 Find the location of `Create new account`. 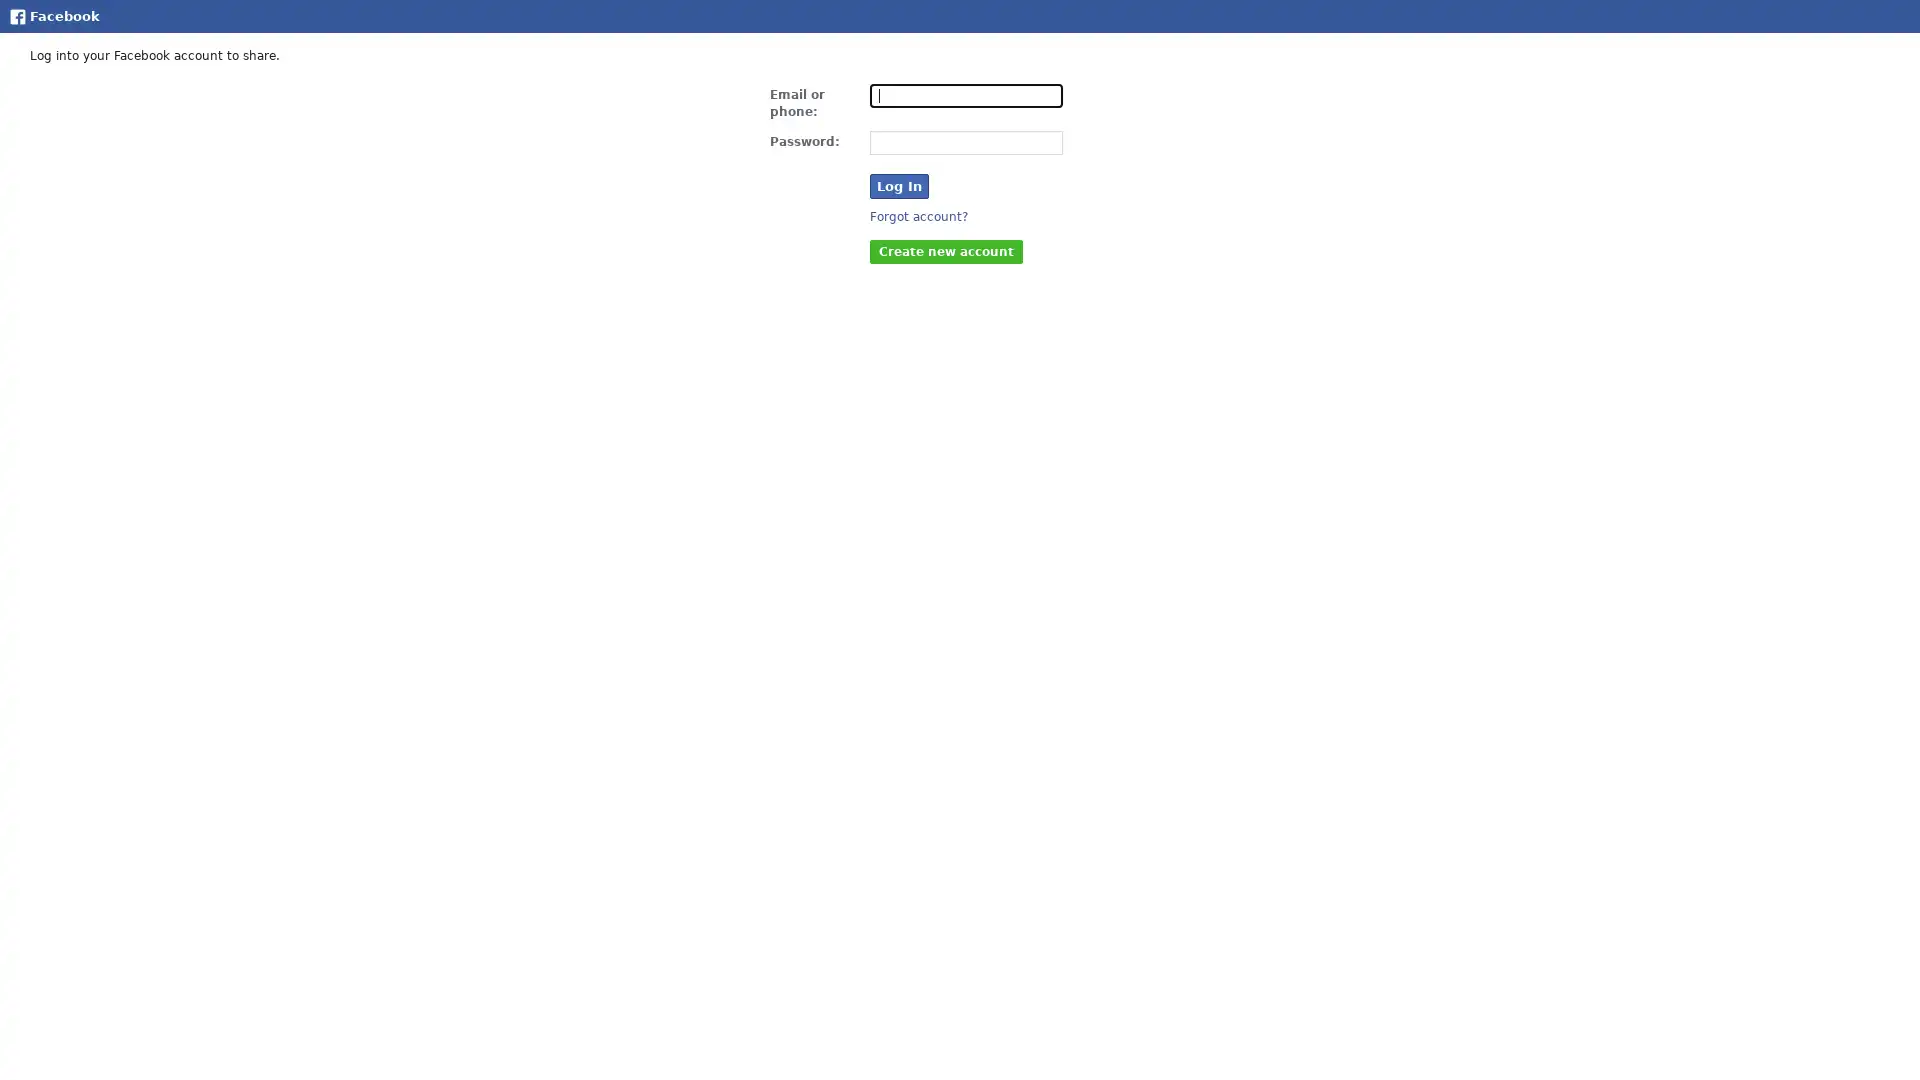

Create new account is located at coordinates (945, 249).